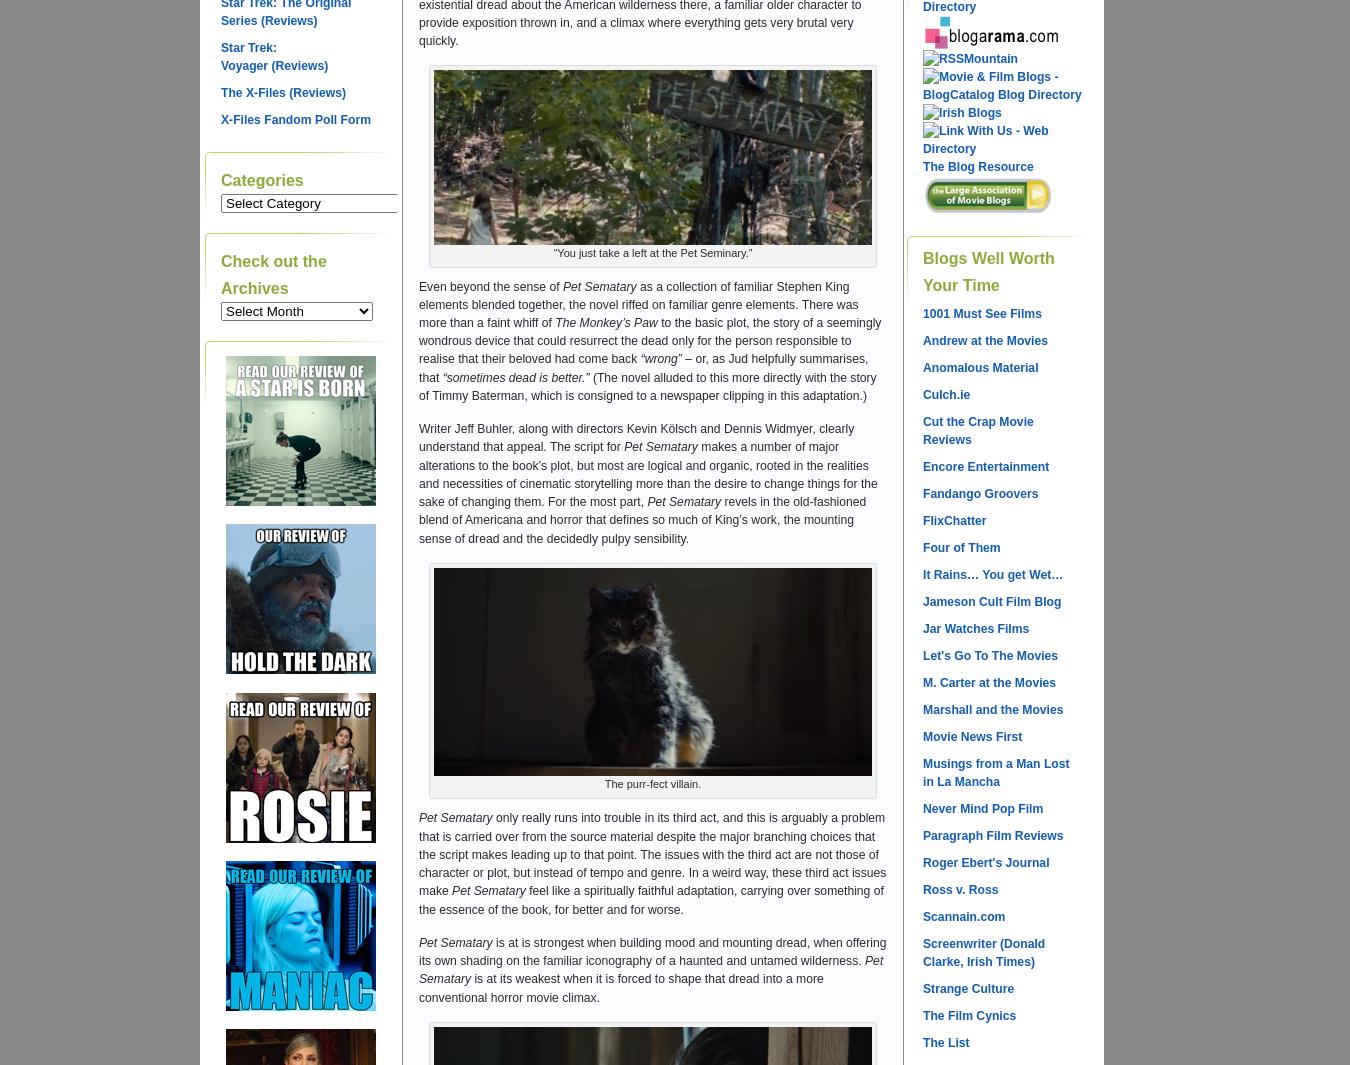 The height and width of the screenshot is (1065, 1350). I want to click on 'The Blog Resource', so click(976, 165).